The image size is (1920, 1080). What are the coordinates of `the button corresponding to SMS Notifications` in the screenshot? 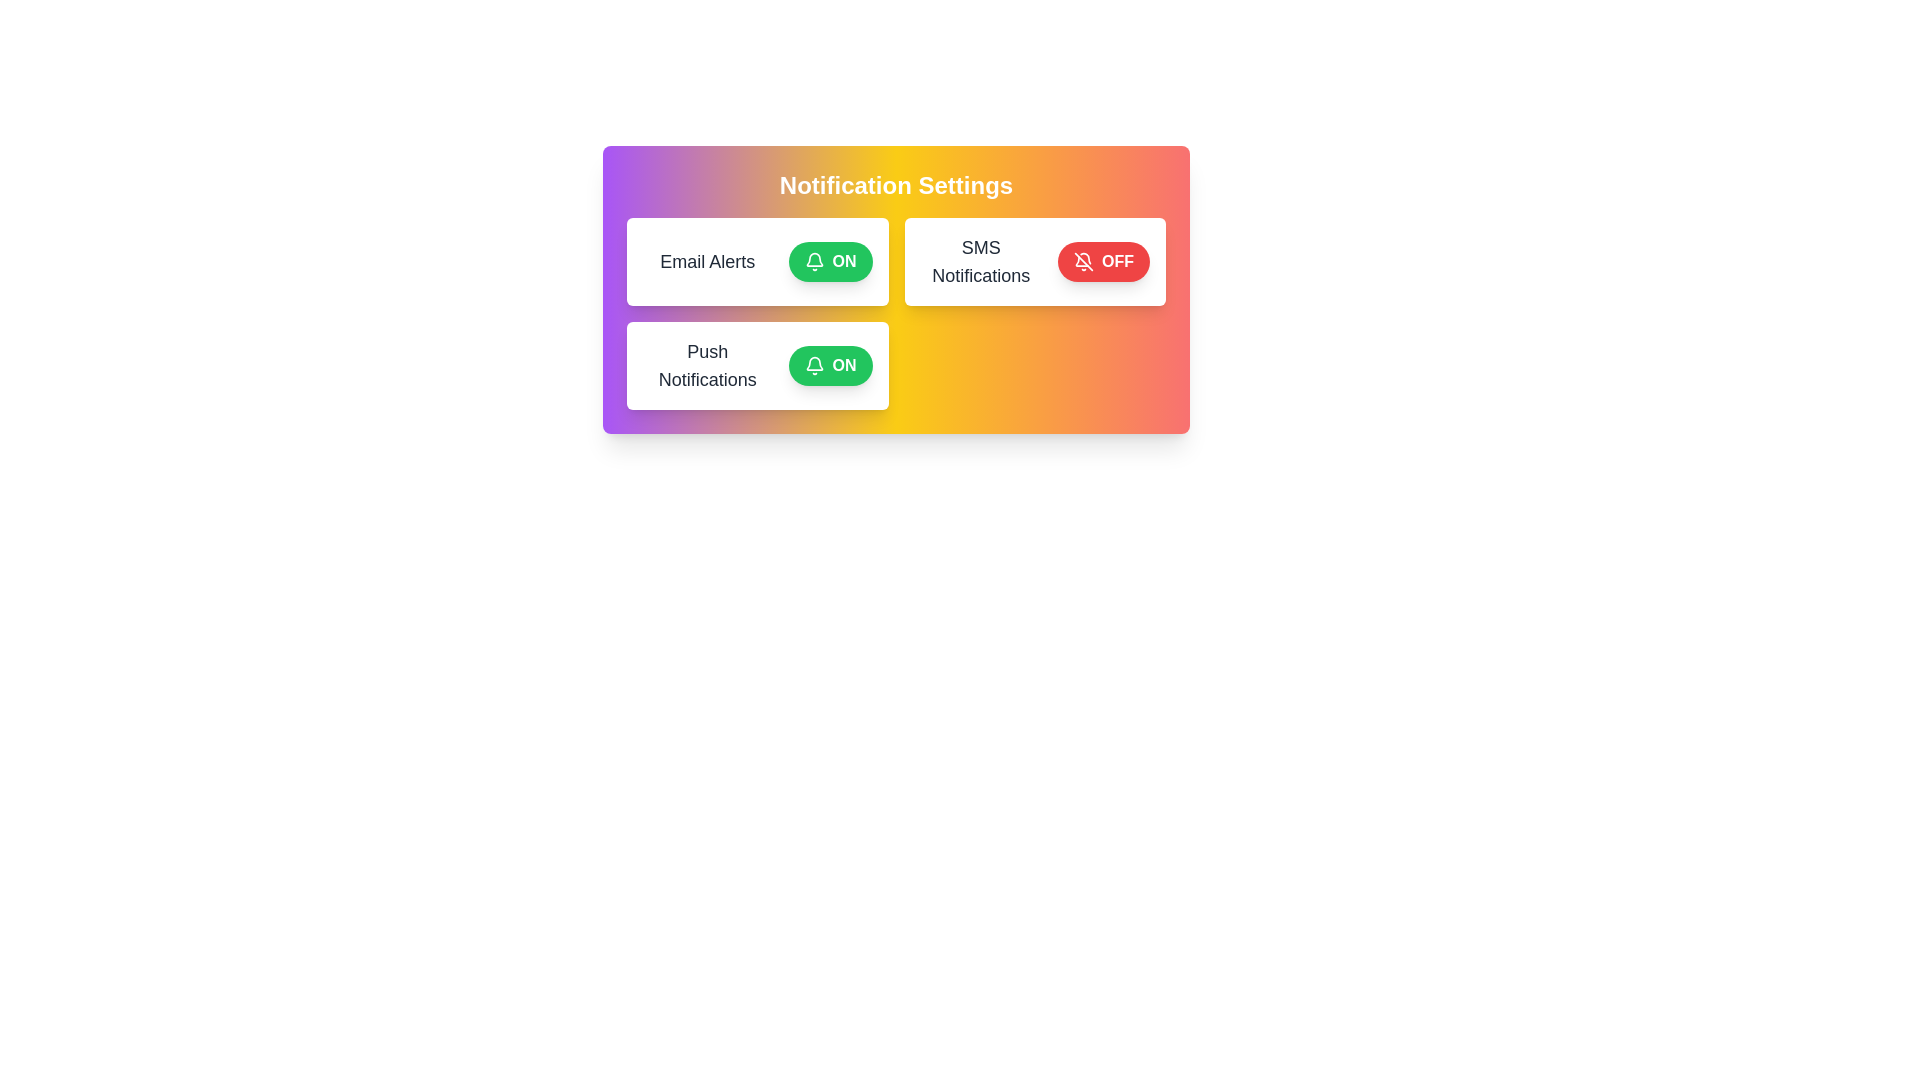 It's located at (1103, 261).